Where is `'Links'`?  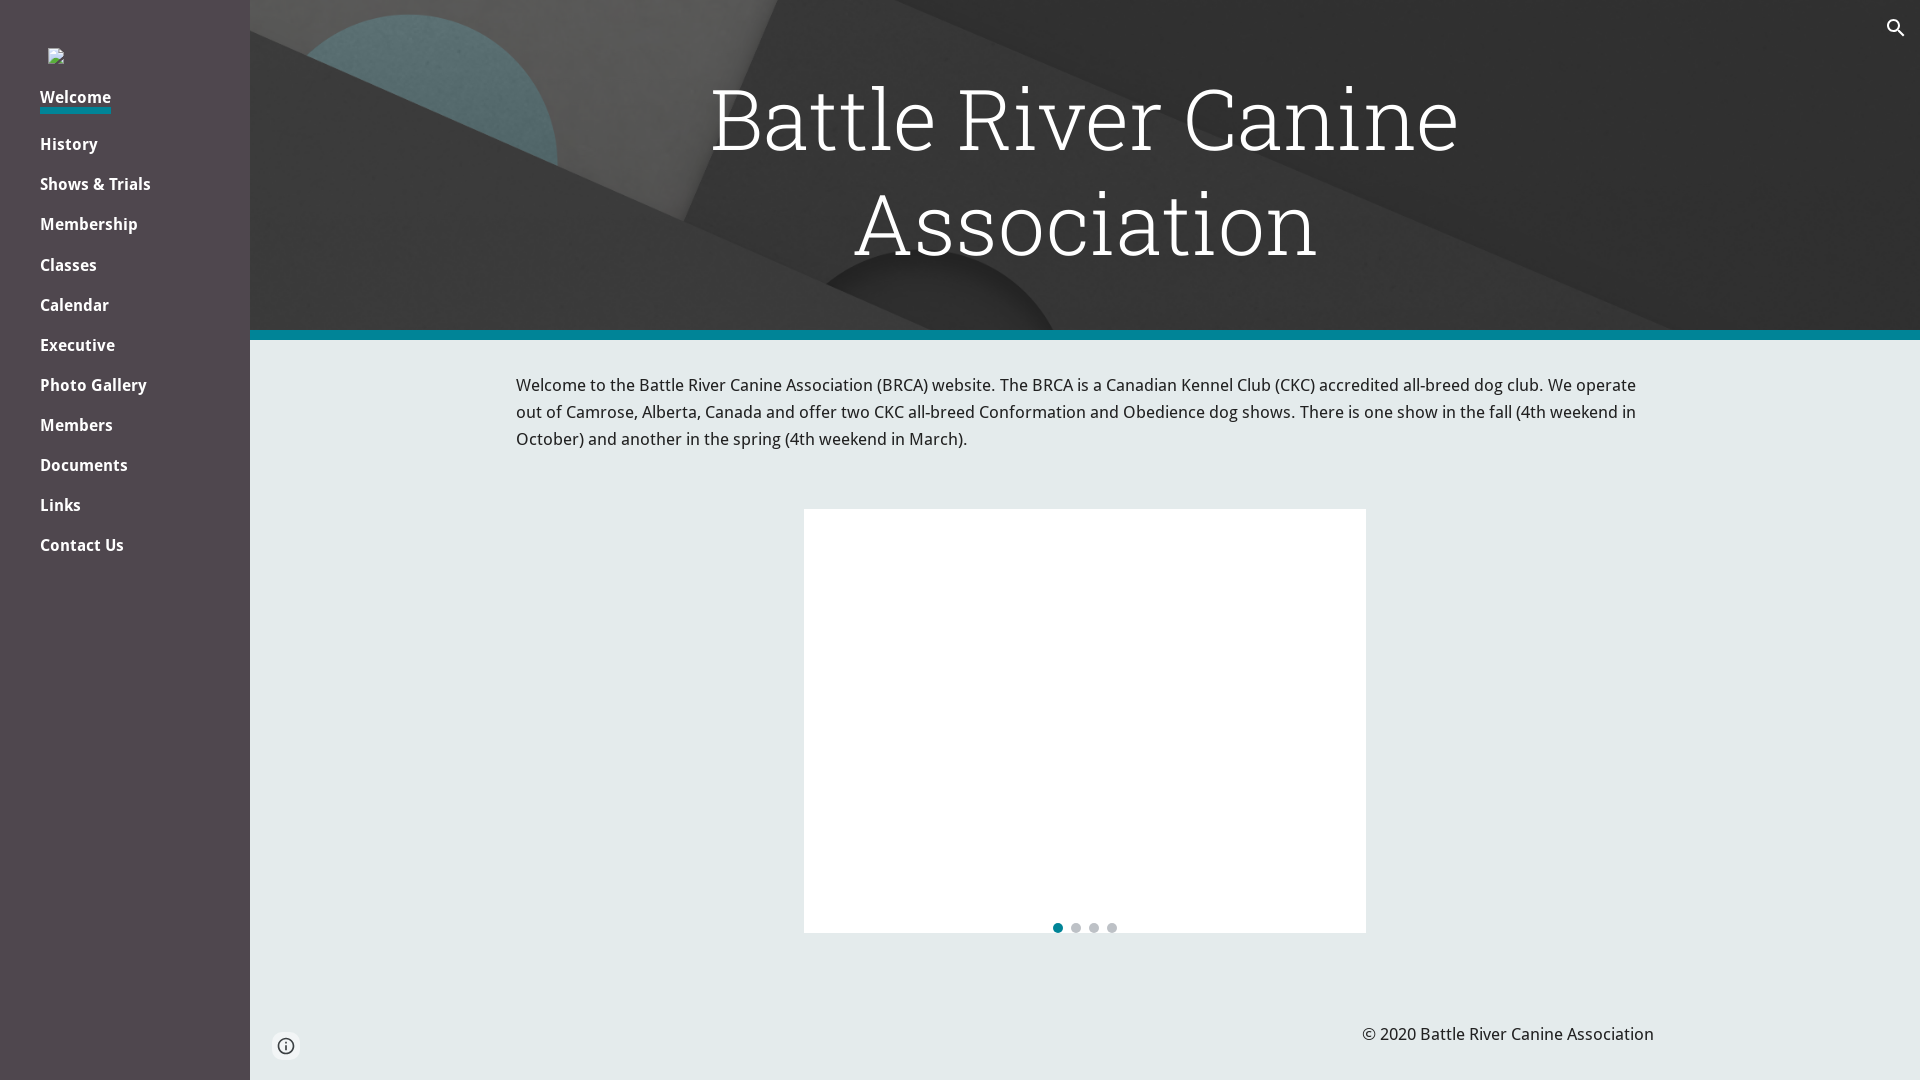
'Links' is located at coordinates (60, 504).